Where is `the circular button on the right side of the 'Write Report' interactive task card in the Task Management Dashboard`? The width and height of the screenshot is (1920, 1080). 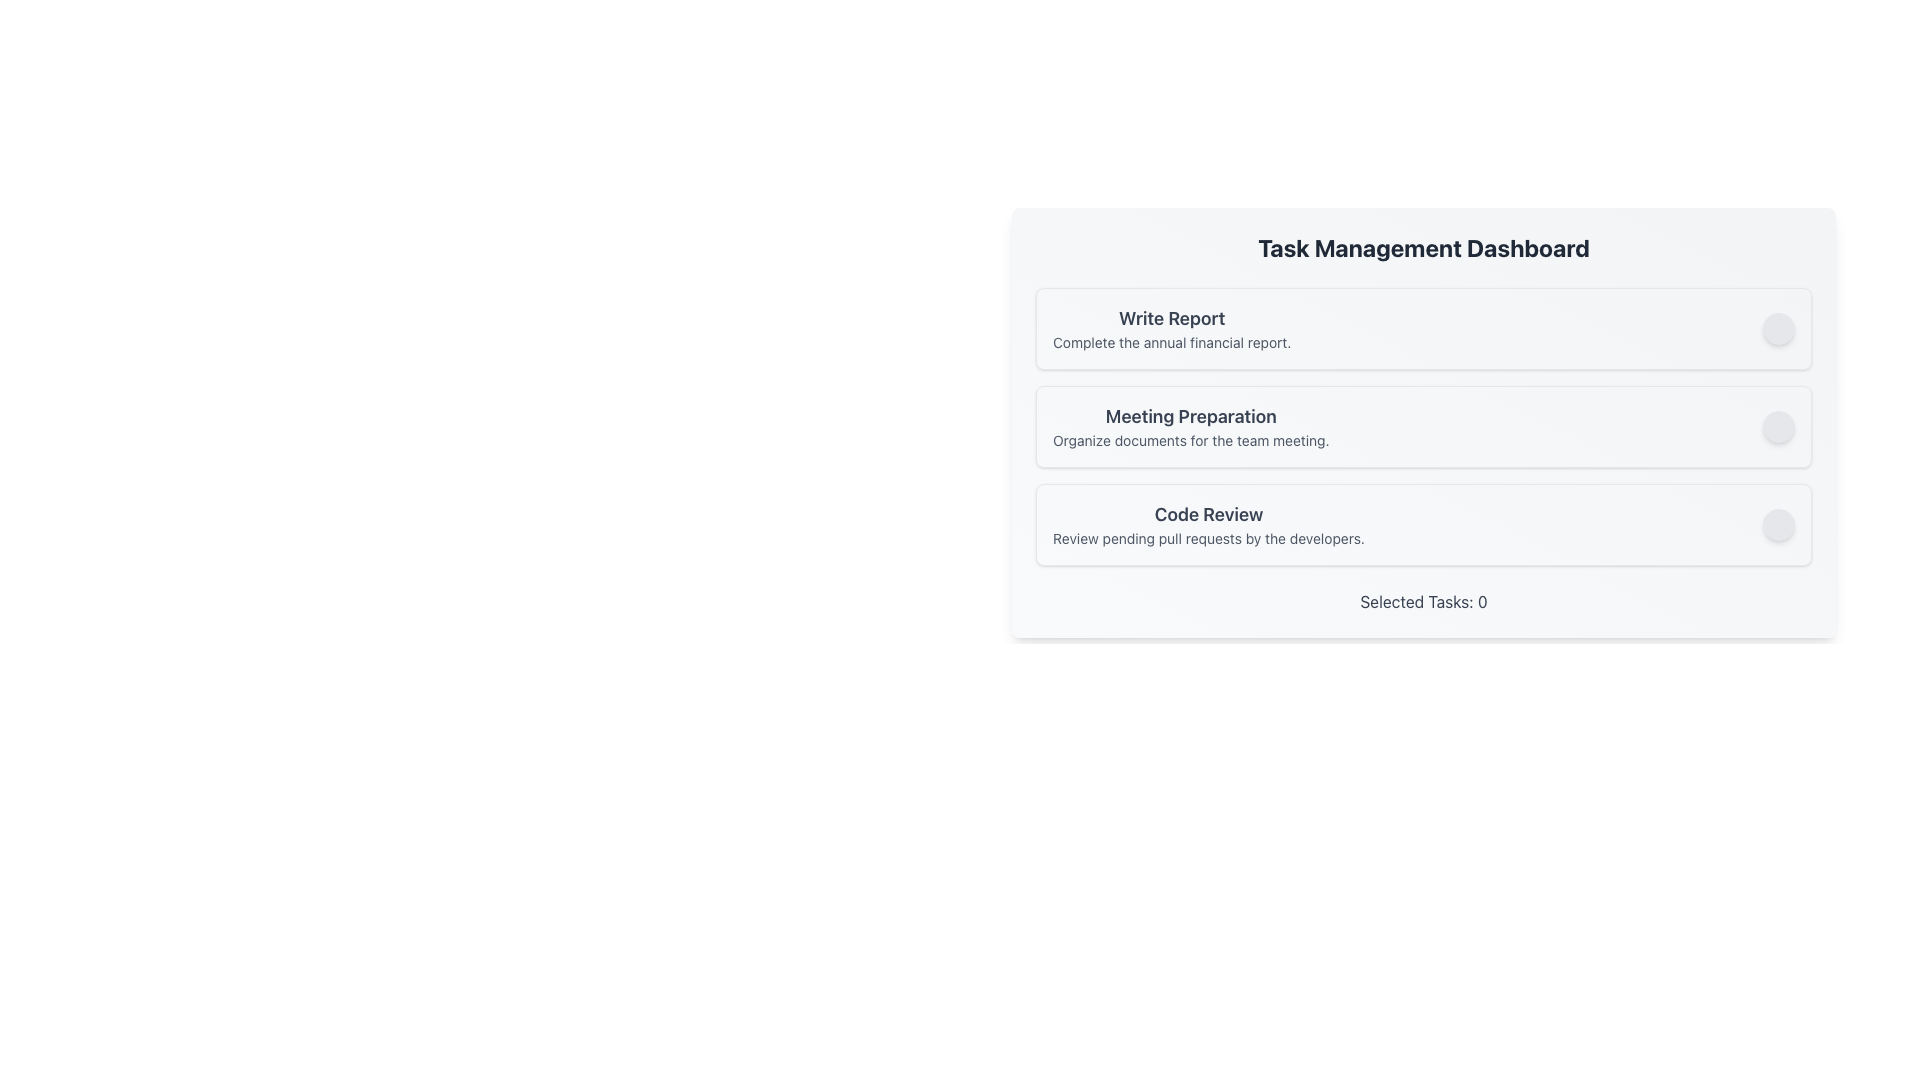 the circular button on the right side of the 'Write Report' interactive task card in the Task Management Dashboard is located at coordinates (1423, 327).